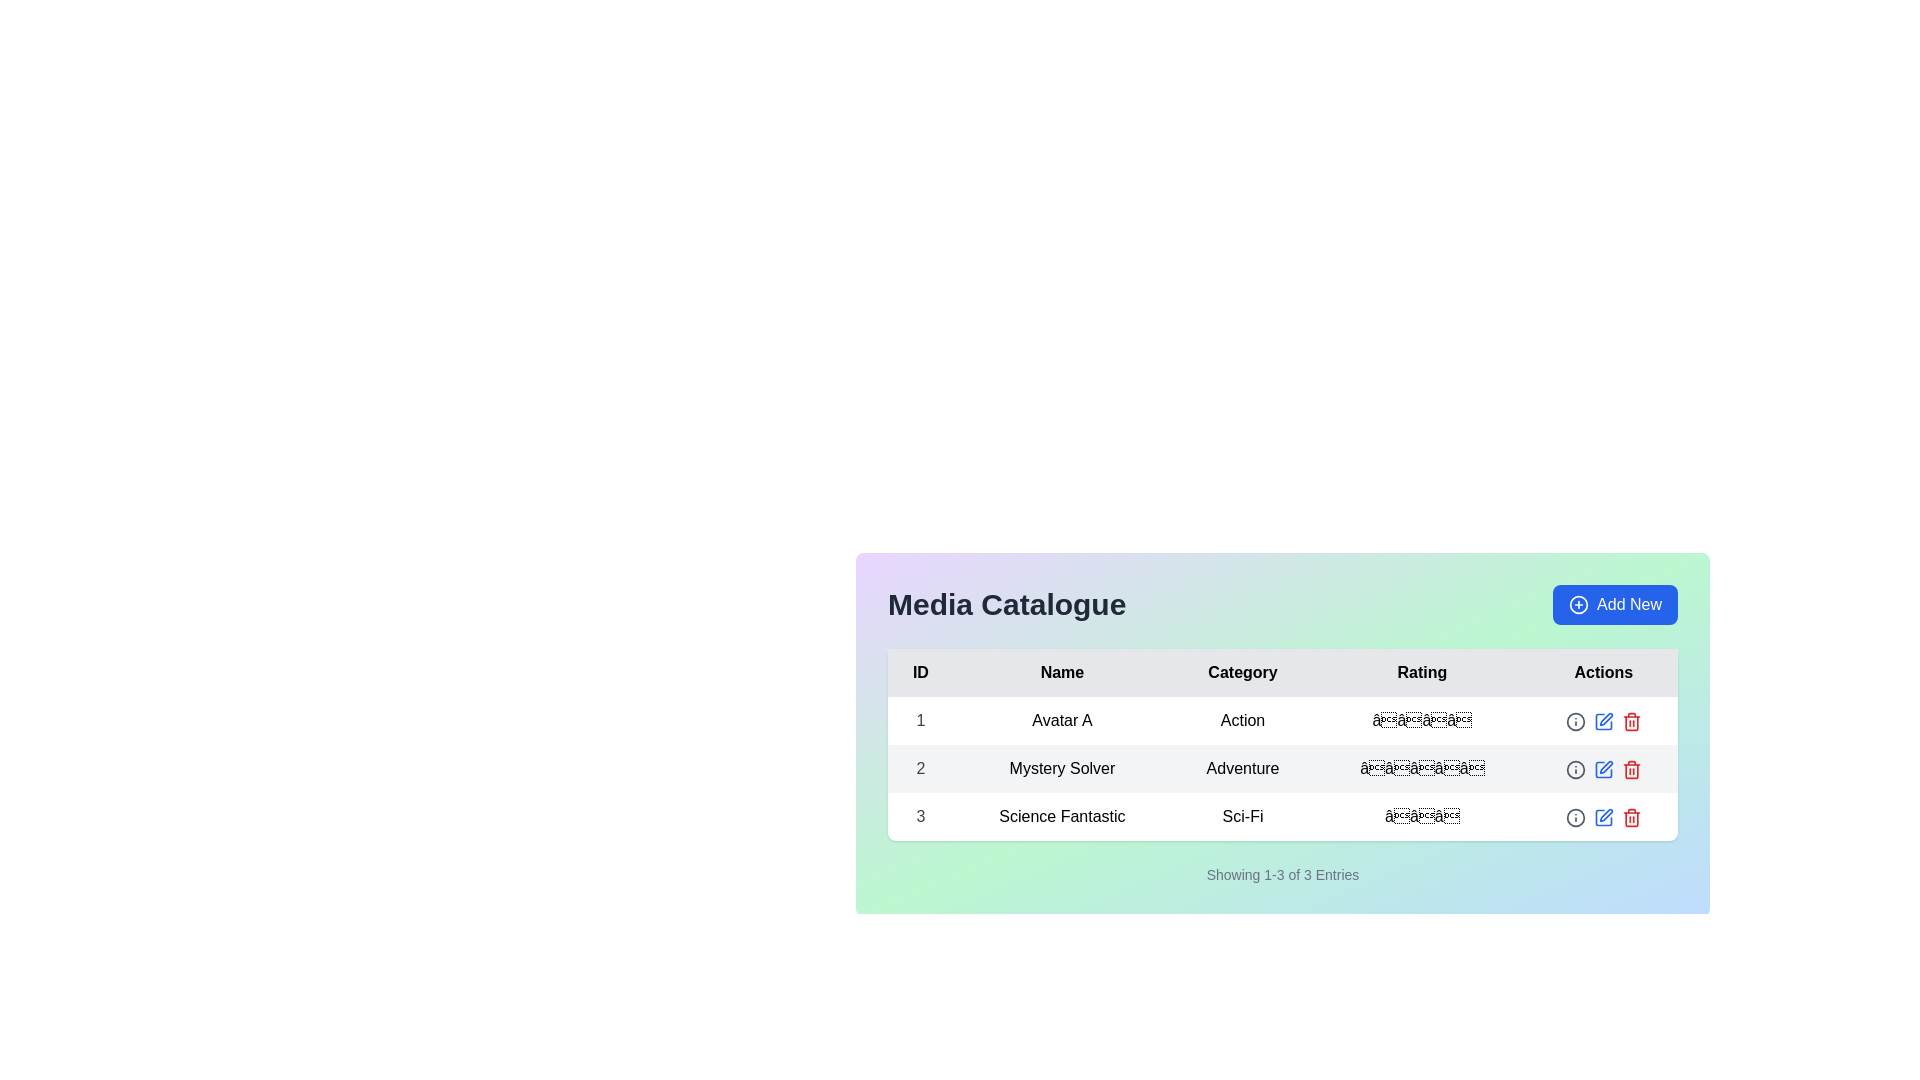 The width and height of the screenshot is (1920, 1080). What do you see at coordinates (1629, 604) in the screenshot?
I see `the 'Add New' text label within the button located in the top-right corner of the interface` at bounding box center [1629, 604].